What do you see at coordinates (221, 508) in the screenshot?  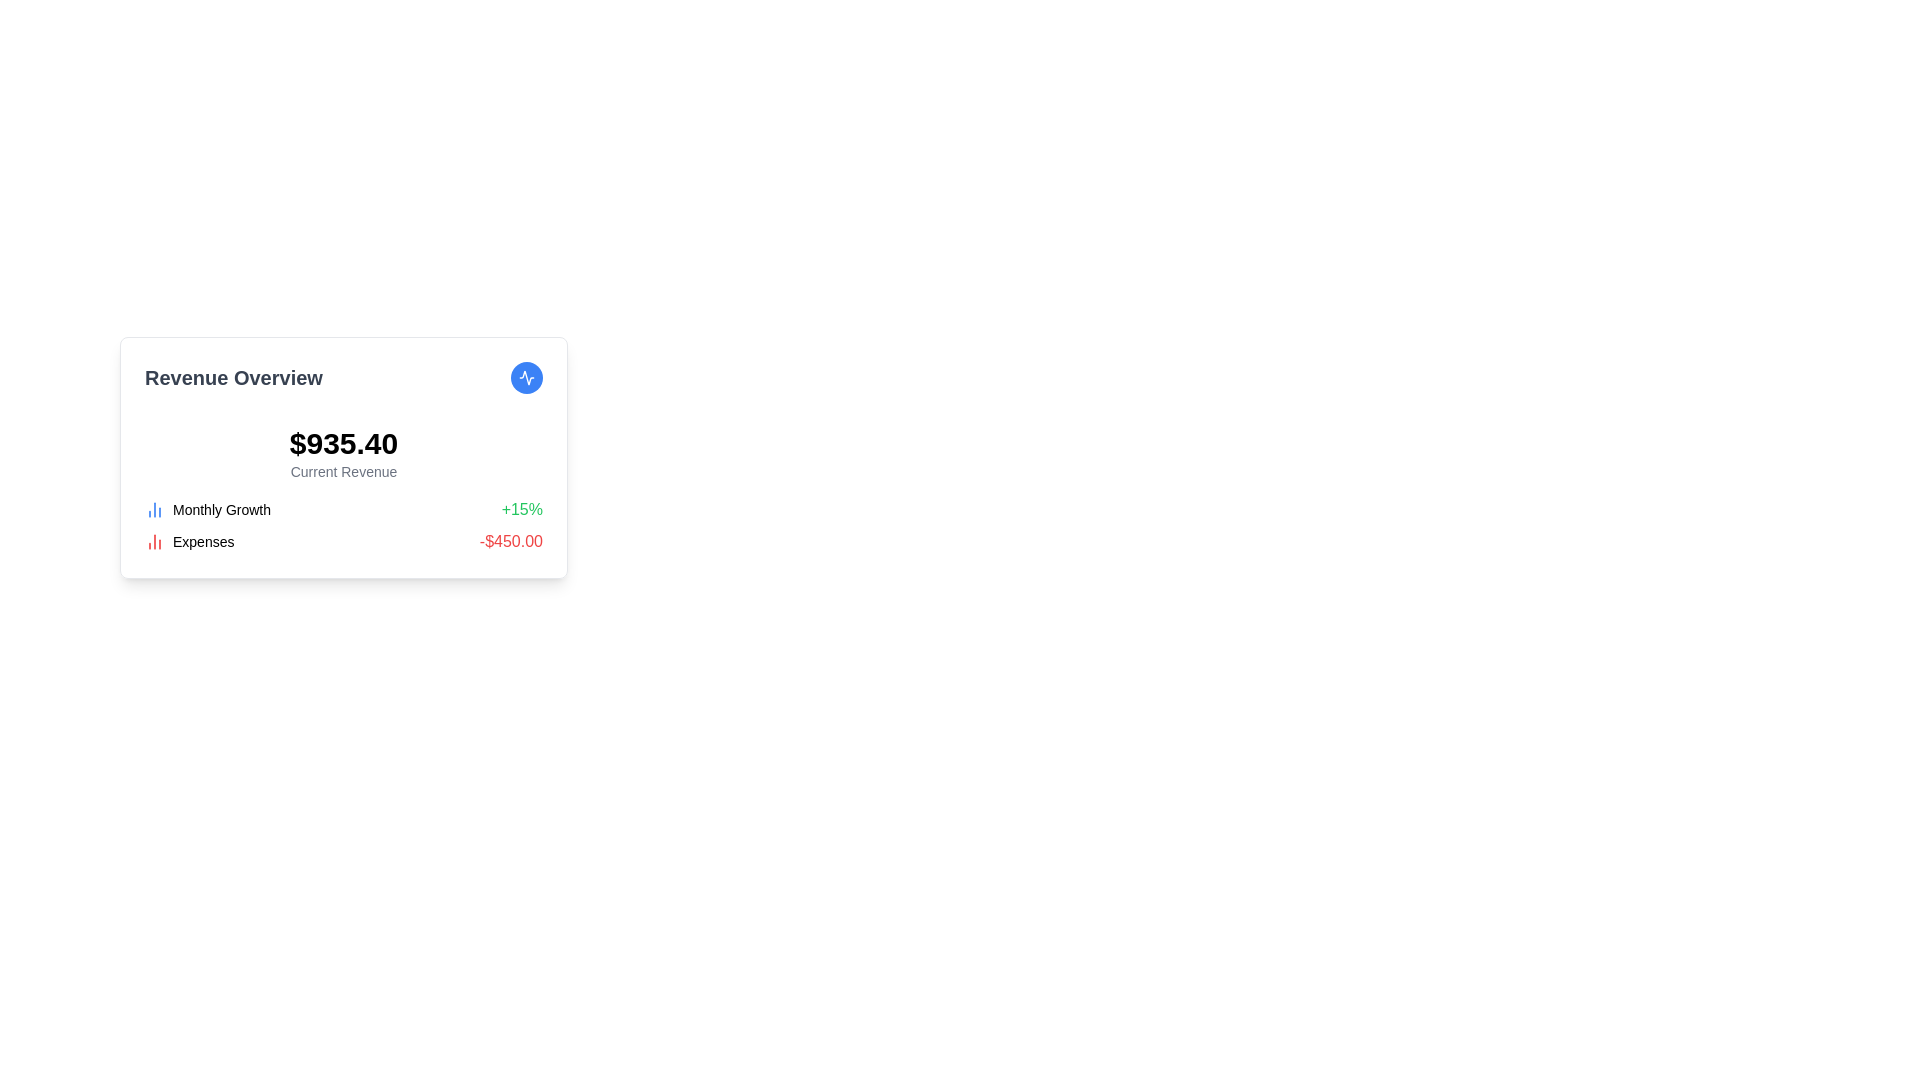 I see `the text label displaying 'Monthly Growth', which is styled in black text and positioned between a chart icon and a growth percentage value` at bounding box center [221, 508].